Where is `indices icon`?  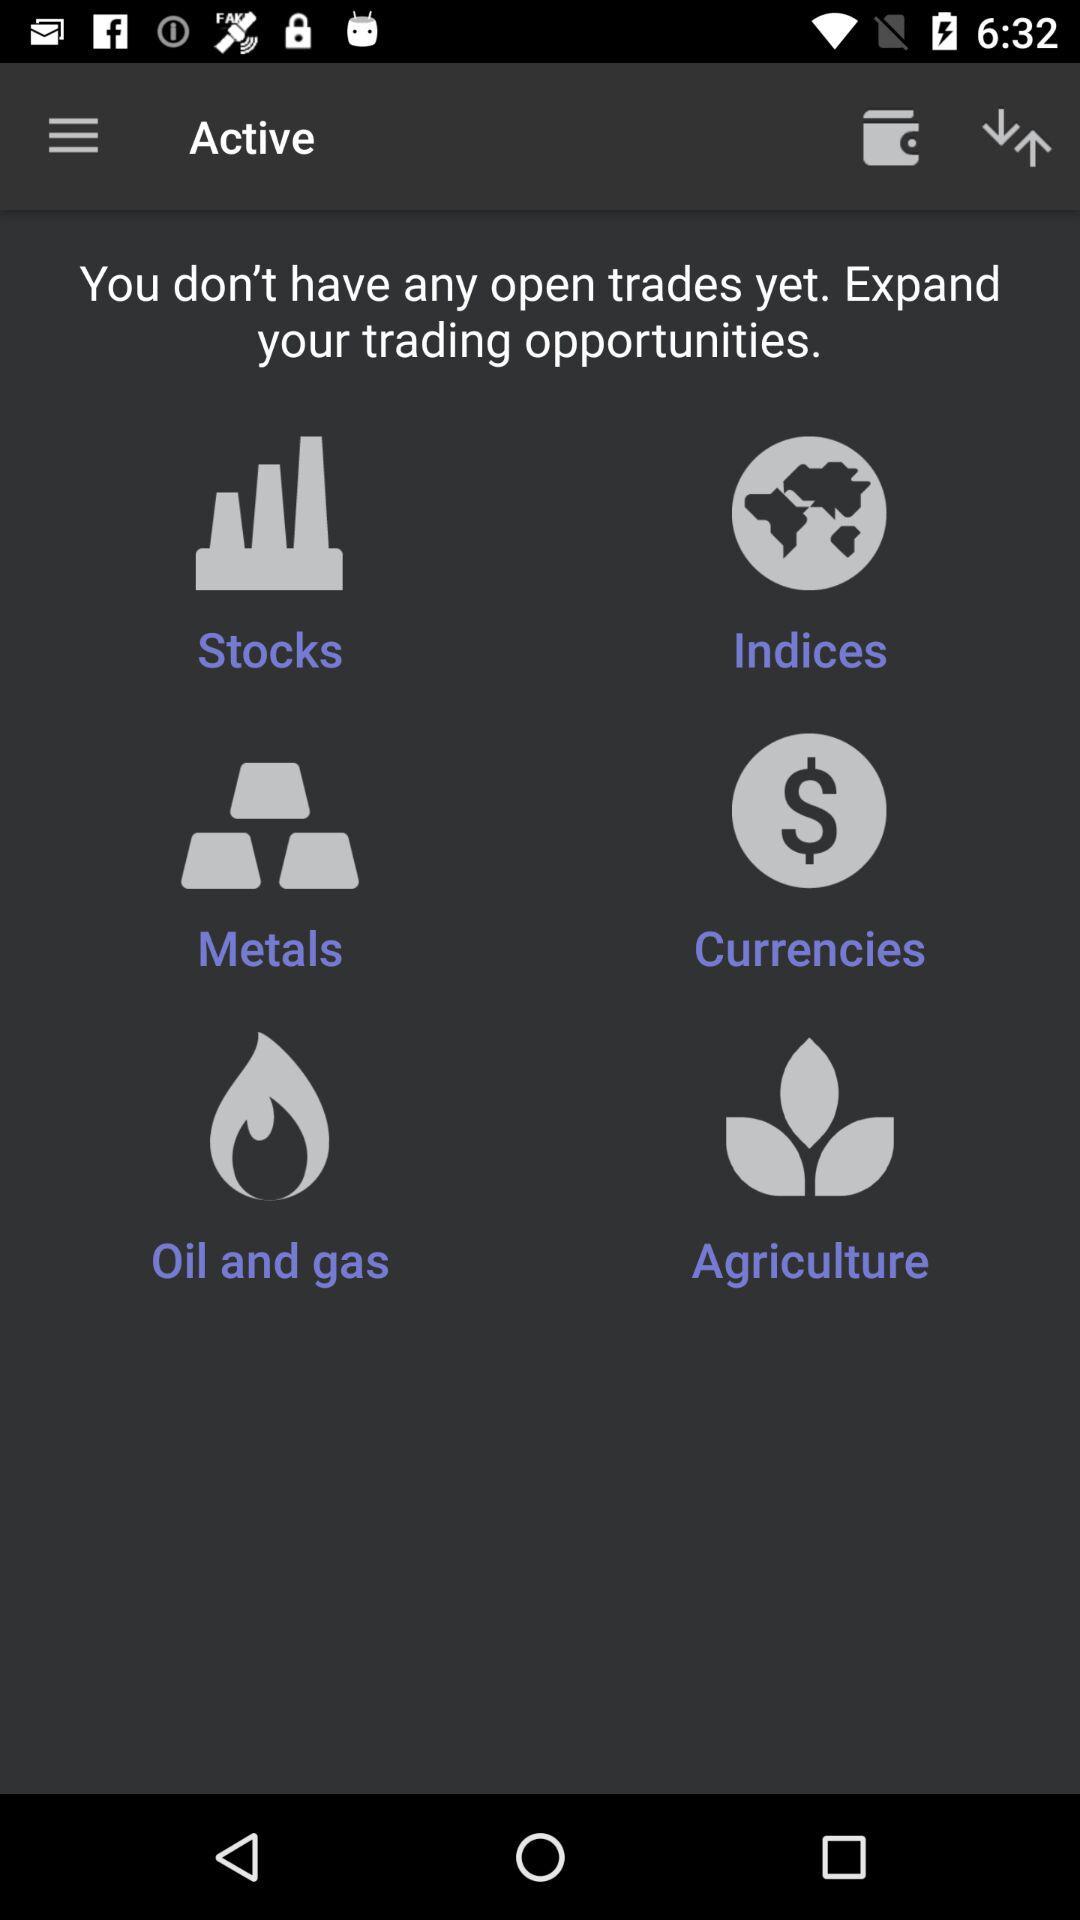
indices icon is located at coordinates (810, 558).